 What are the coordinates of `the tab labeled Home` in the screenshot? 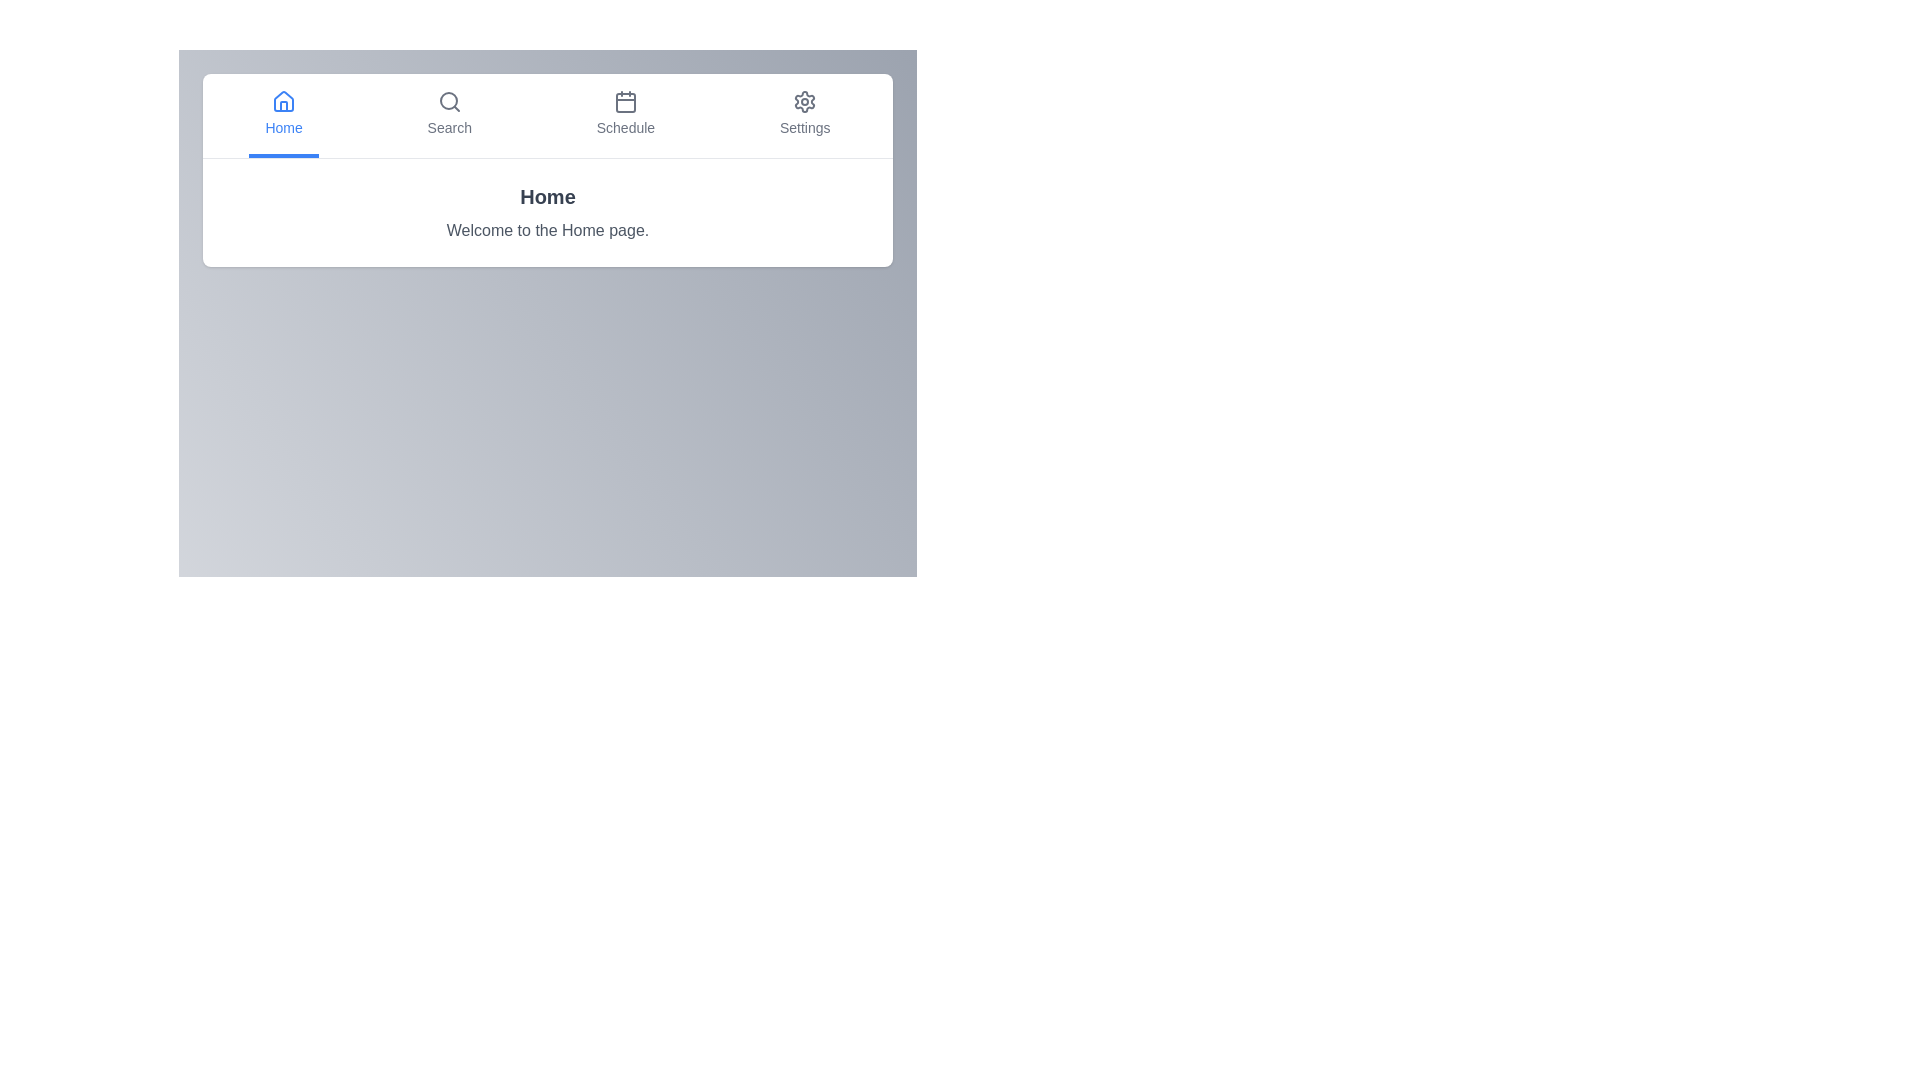 It's located at (283, 115).